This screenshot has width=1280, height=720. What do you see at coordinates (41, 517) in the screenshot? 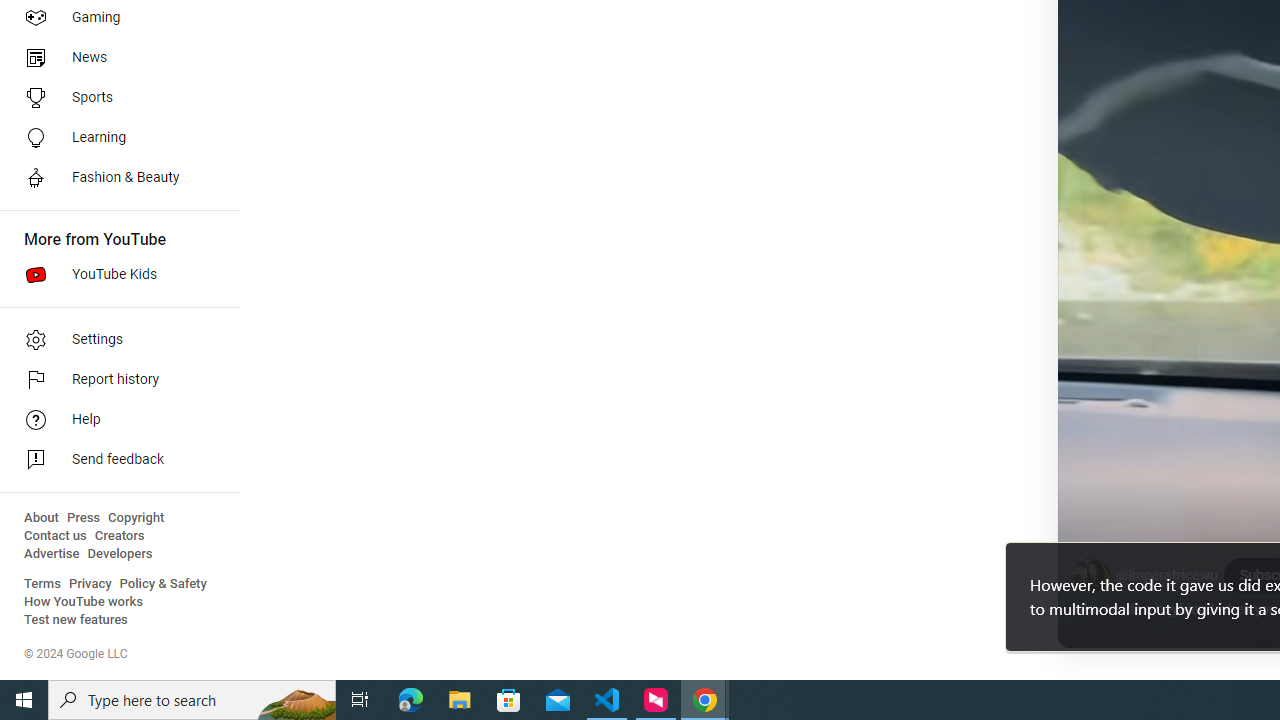
I see `'About'` at bounding box center [41, 517].